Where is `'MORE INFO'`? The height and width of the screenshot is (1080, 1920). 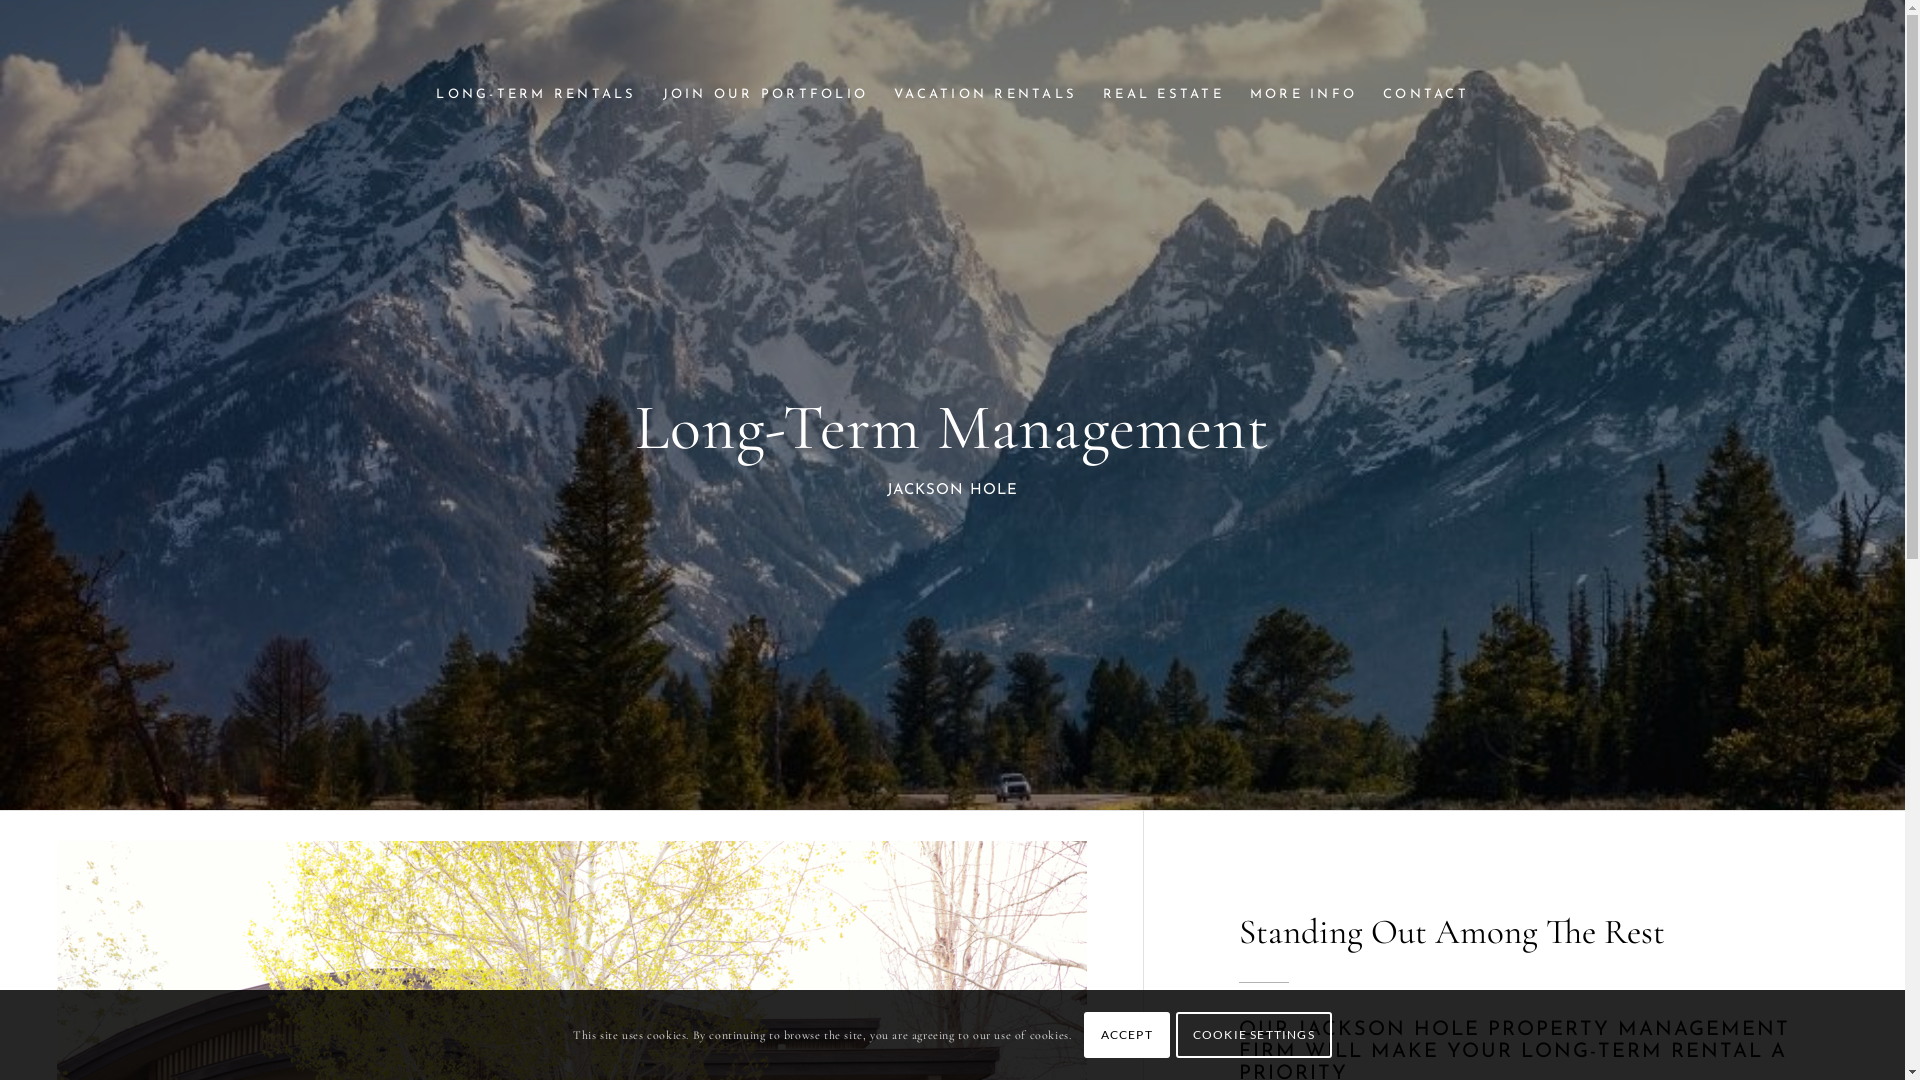
'MORE INFO' is located at coordinates (1303, 95).